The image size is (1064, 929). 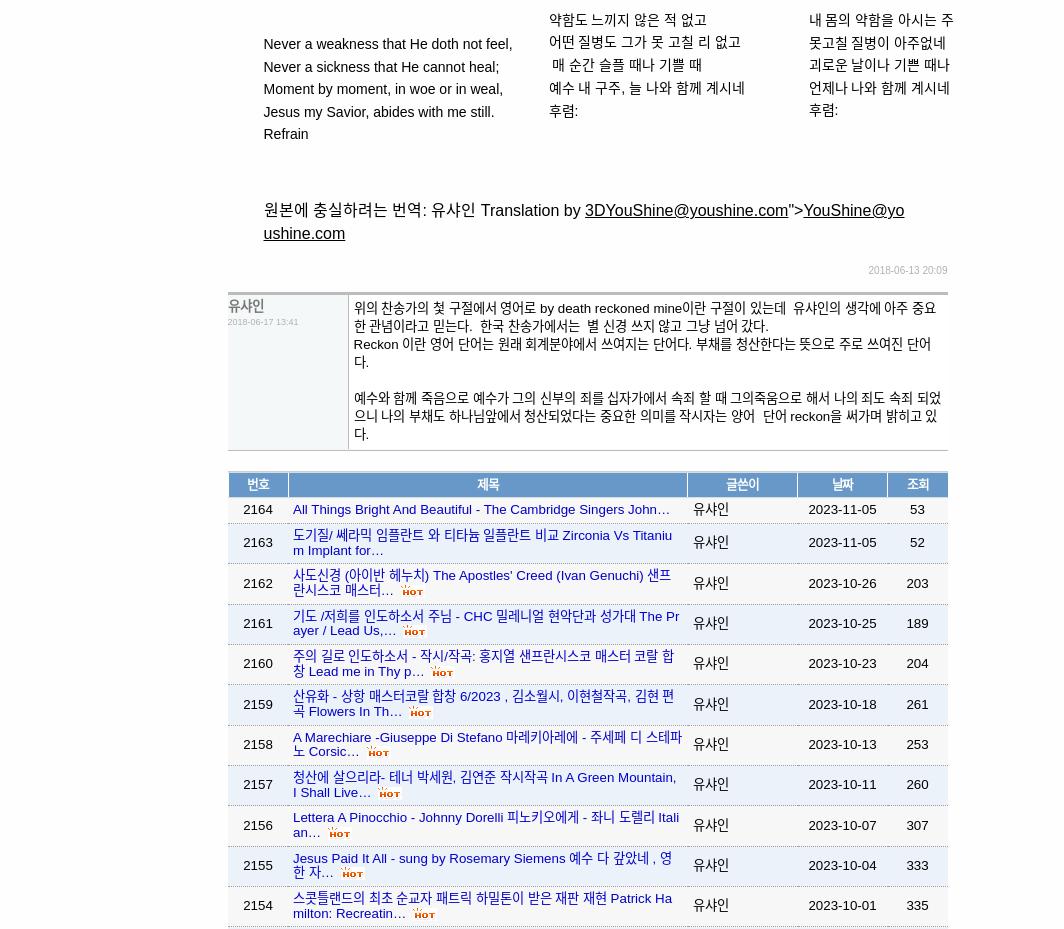 I want to click on '2158', so click(x=257, y=743).